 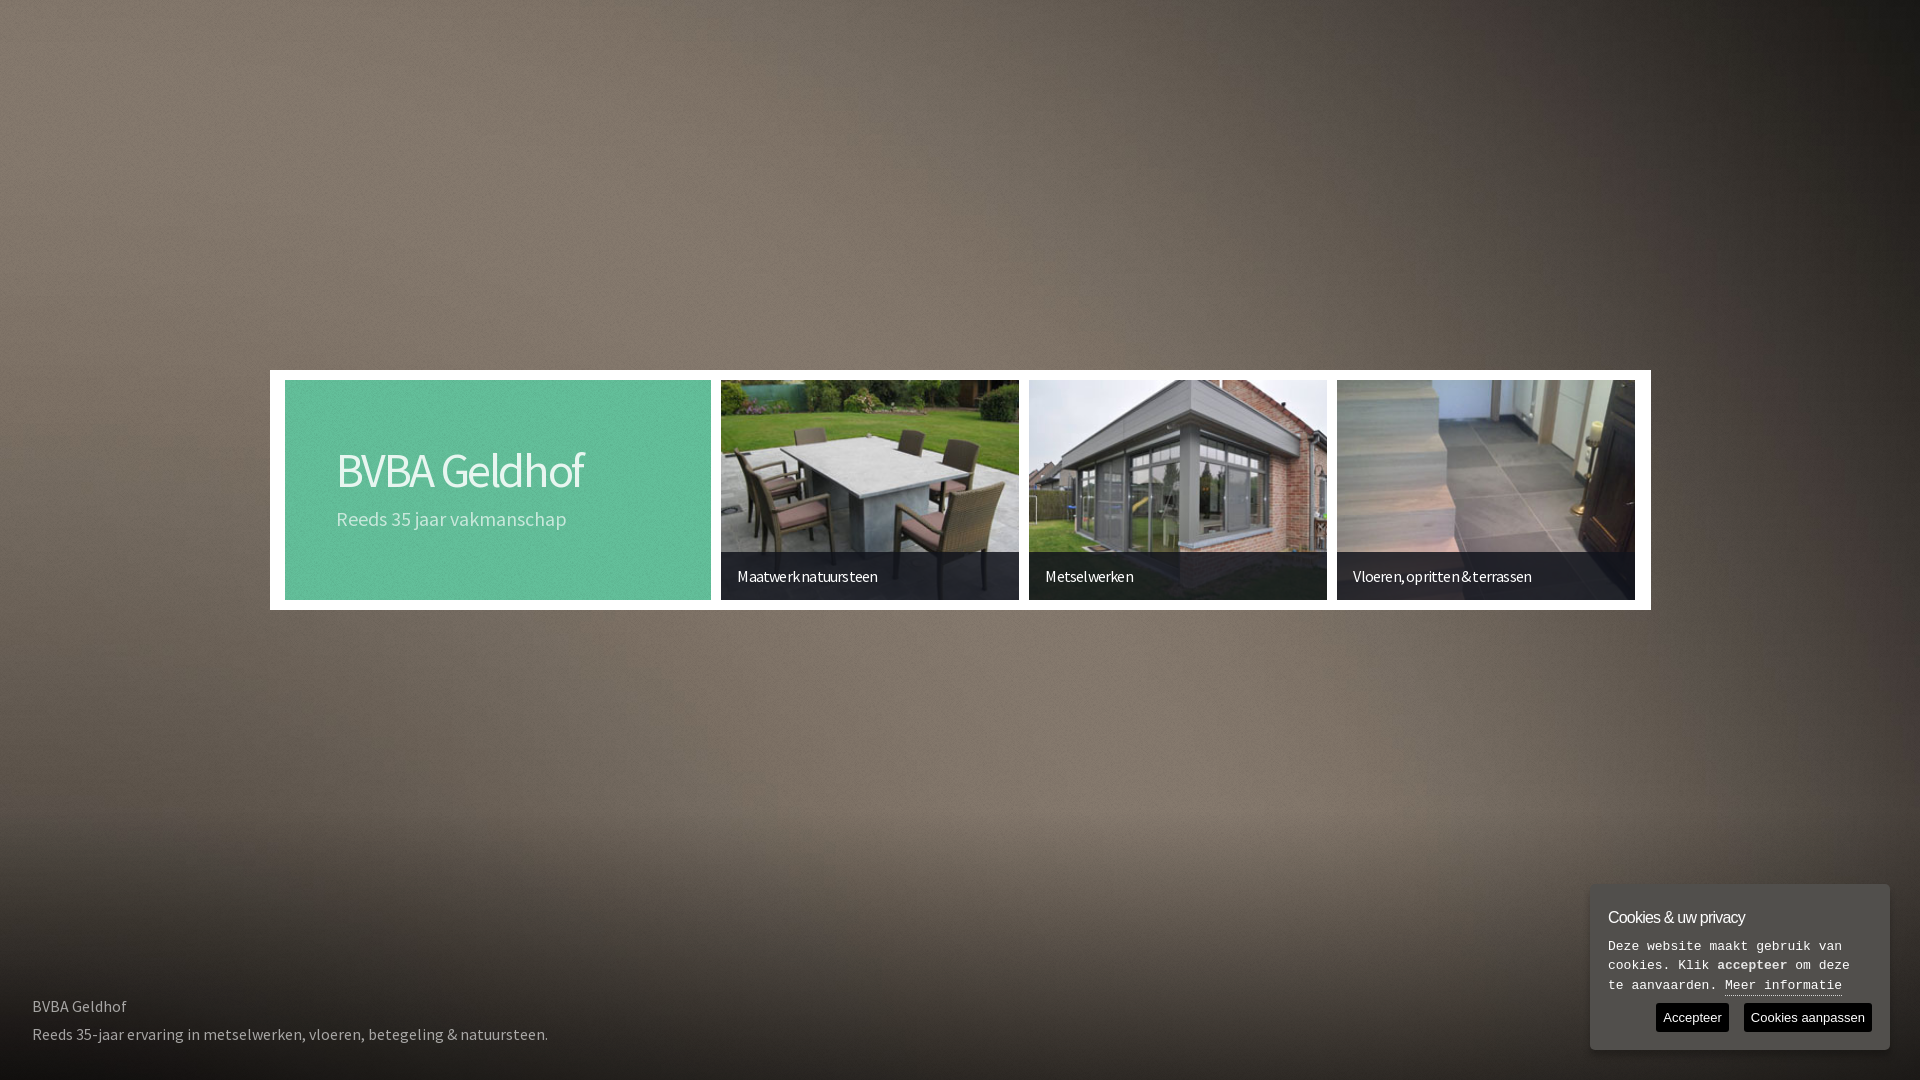 What do you see at coordinates (1691, 1017) in the screenshot?
I see `'Accepteer'` at bounding box center [1691, 1017].